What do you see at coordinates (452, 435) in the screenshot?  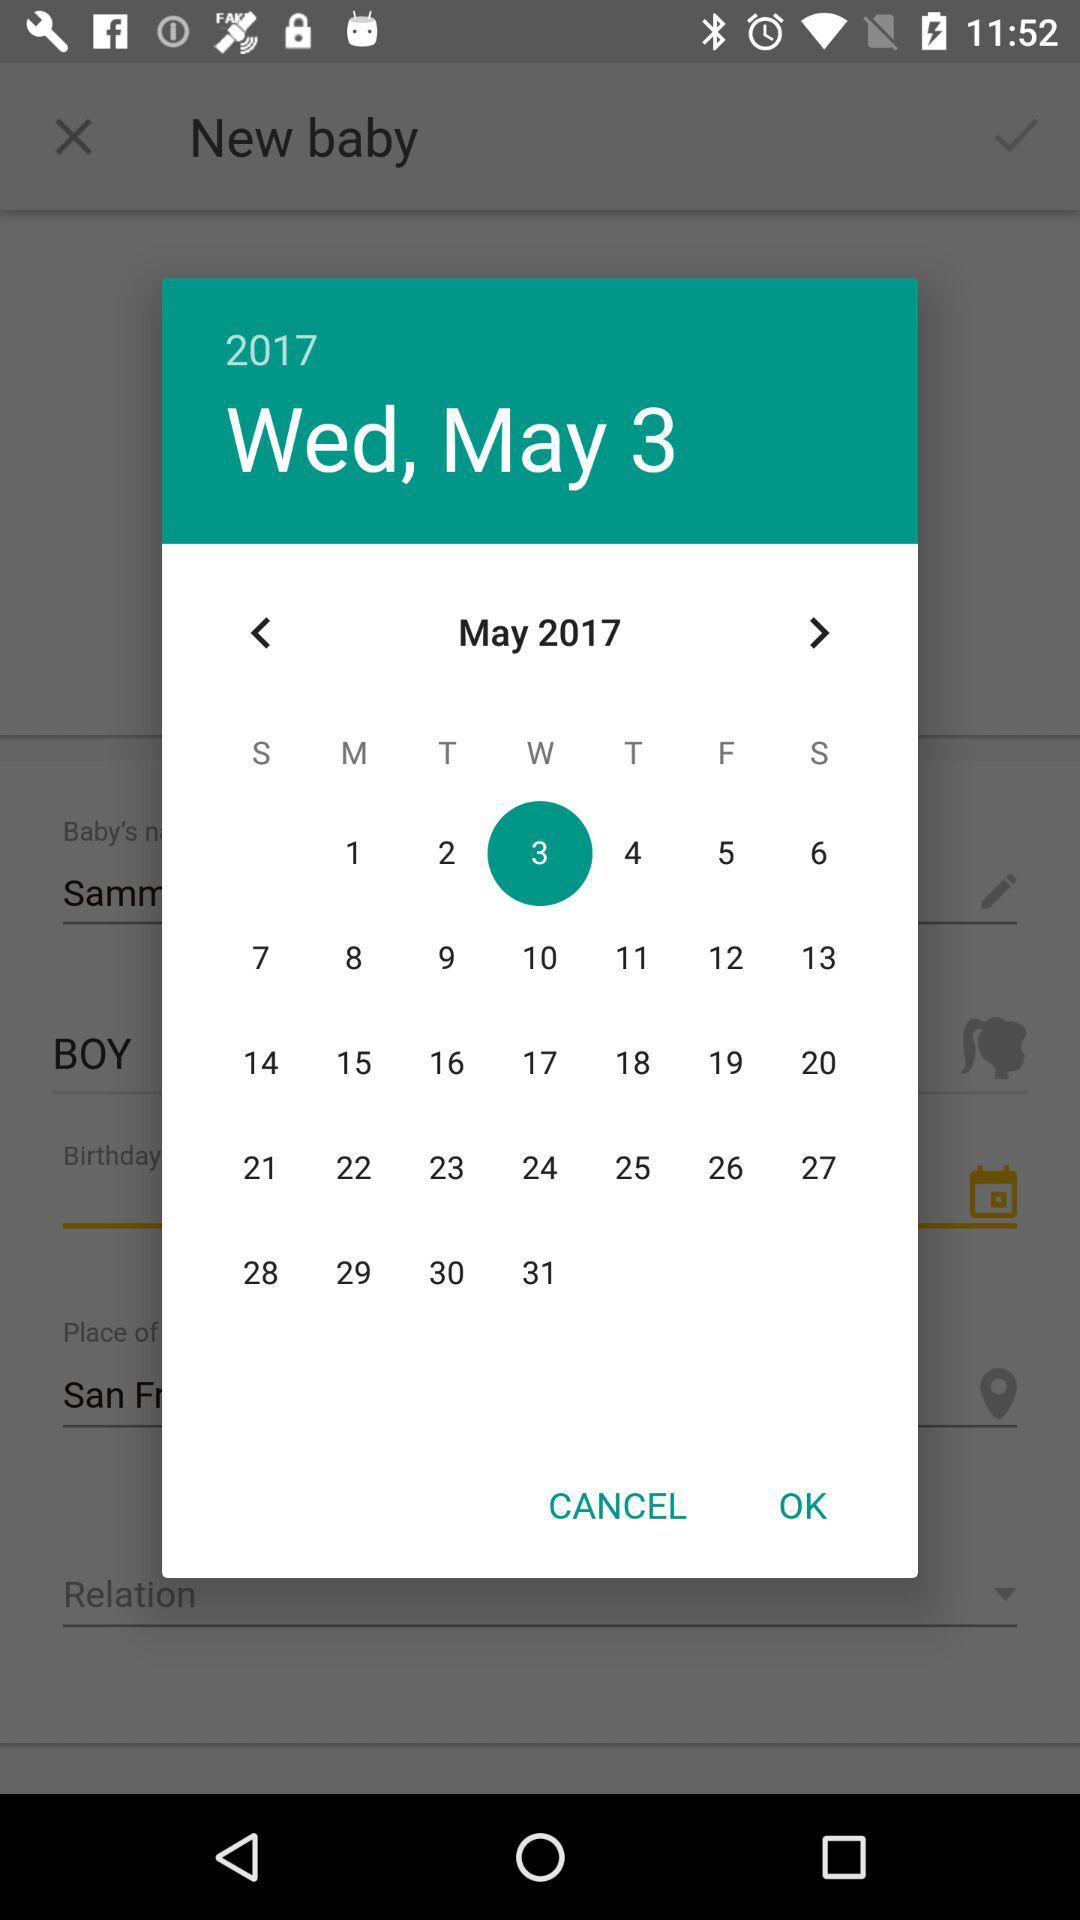 I see `the wed, may 3 item` at bounding box center [452, 435].